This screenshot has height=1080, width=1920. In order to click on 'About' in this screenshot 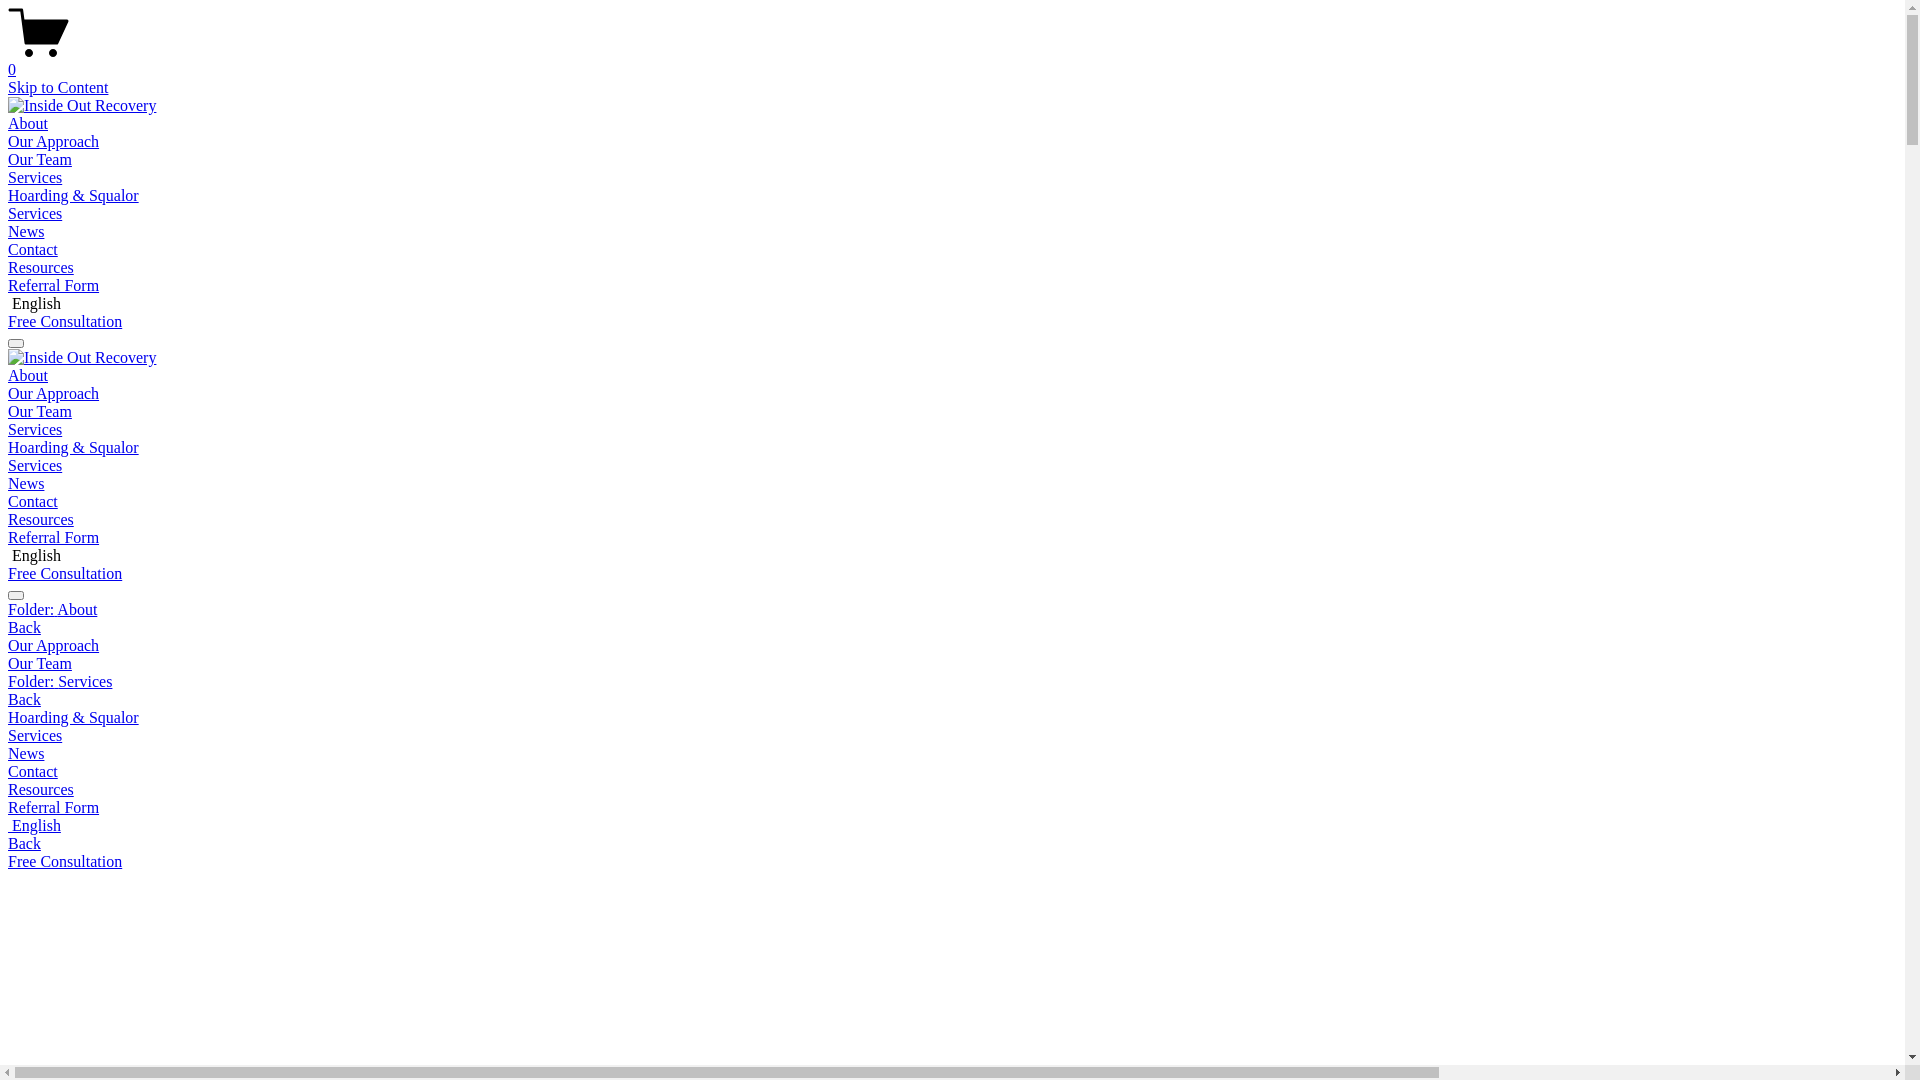, I will do `click(28, 123)`.